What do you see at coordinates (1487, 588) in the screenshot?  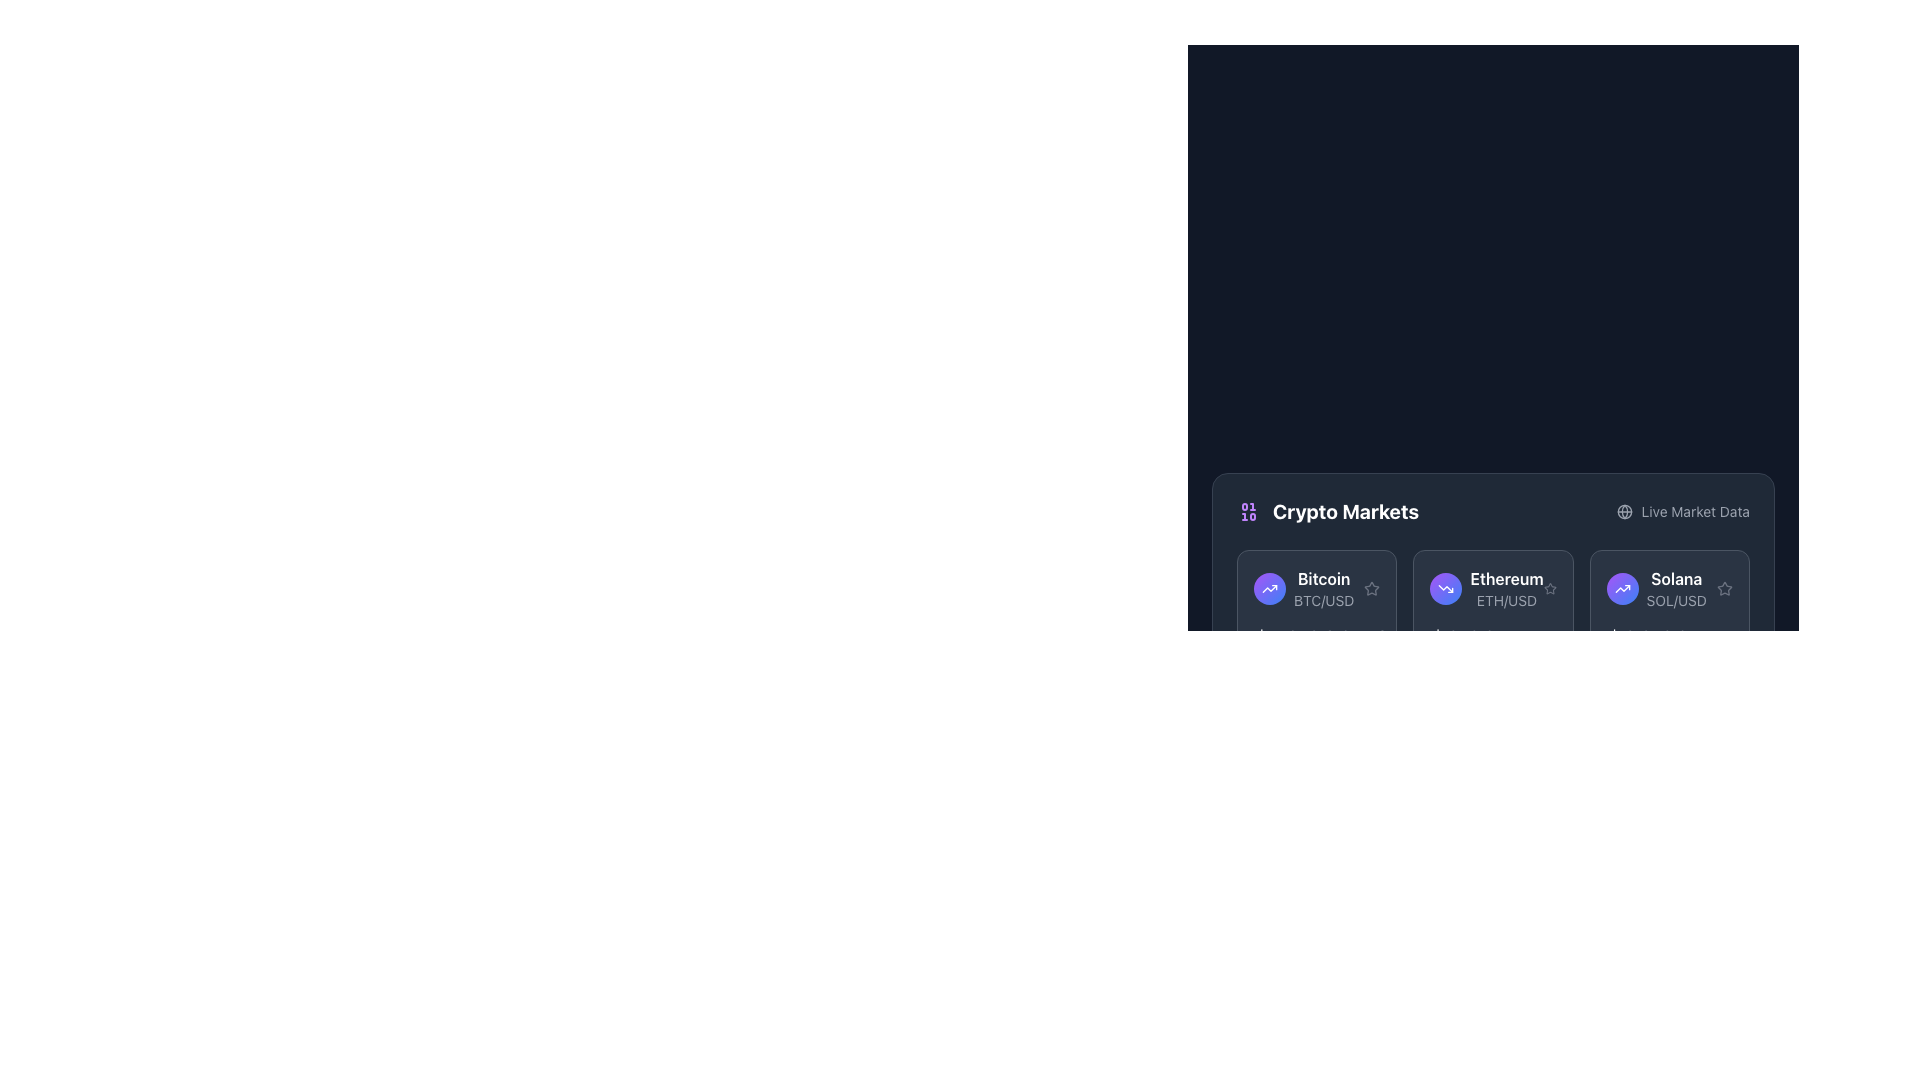 I see `to select the Ethereum cryptocurrency option from the list located within the 'Crypto Markets' panel` at bounding box center [1487, 588].